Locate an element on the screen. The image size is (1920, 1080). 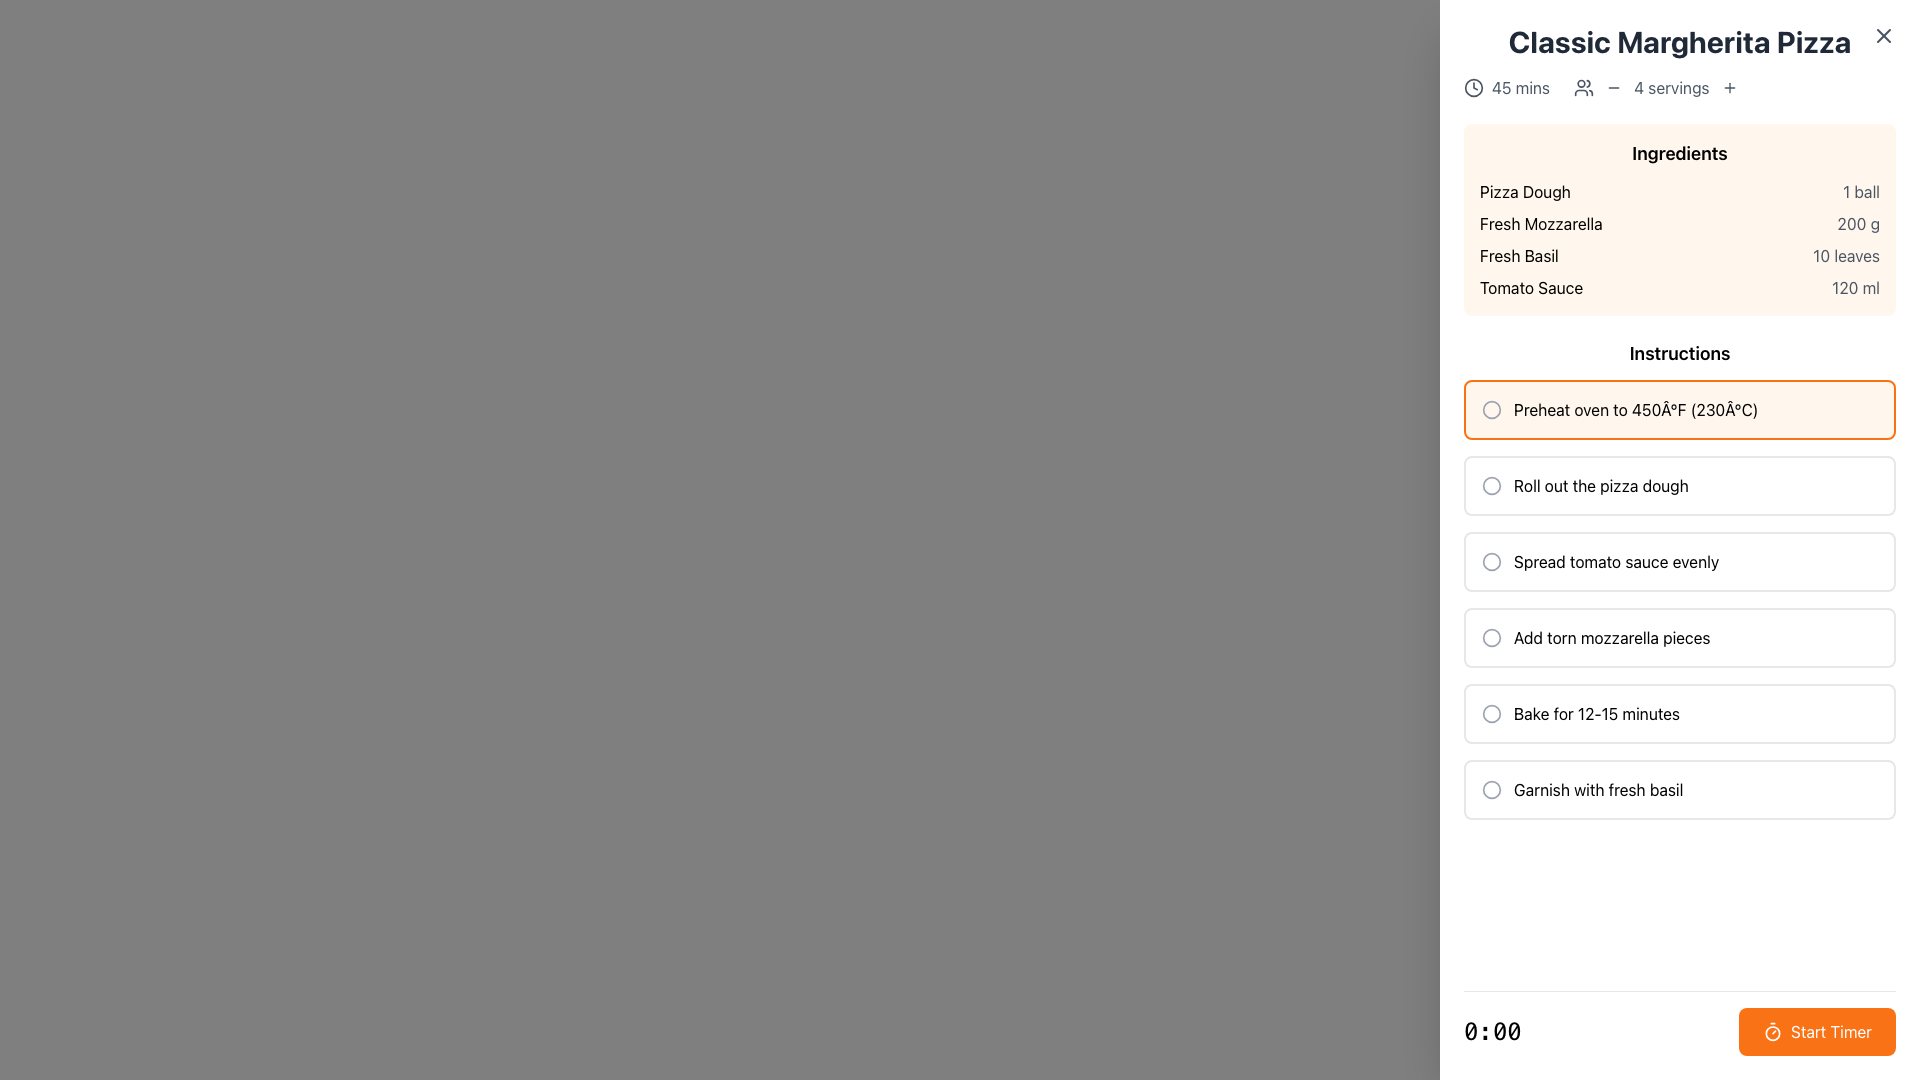
the second instructional step indicator circle that represents the status of 'Roll out the pizza dough' is located at coordinates (1492, 486).